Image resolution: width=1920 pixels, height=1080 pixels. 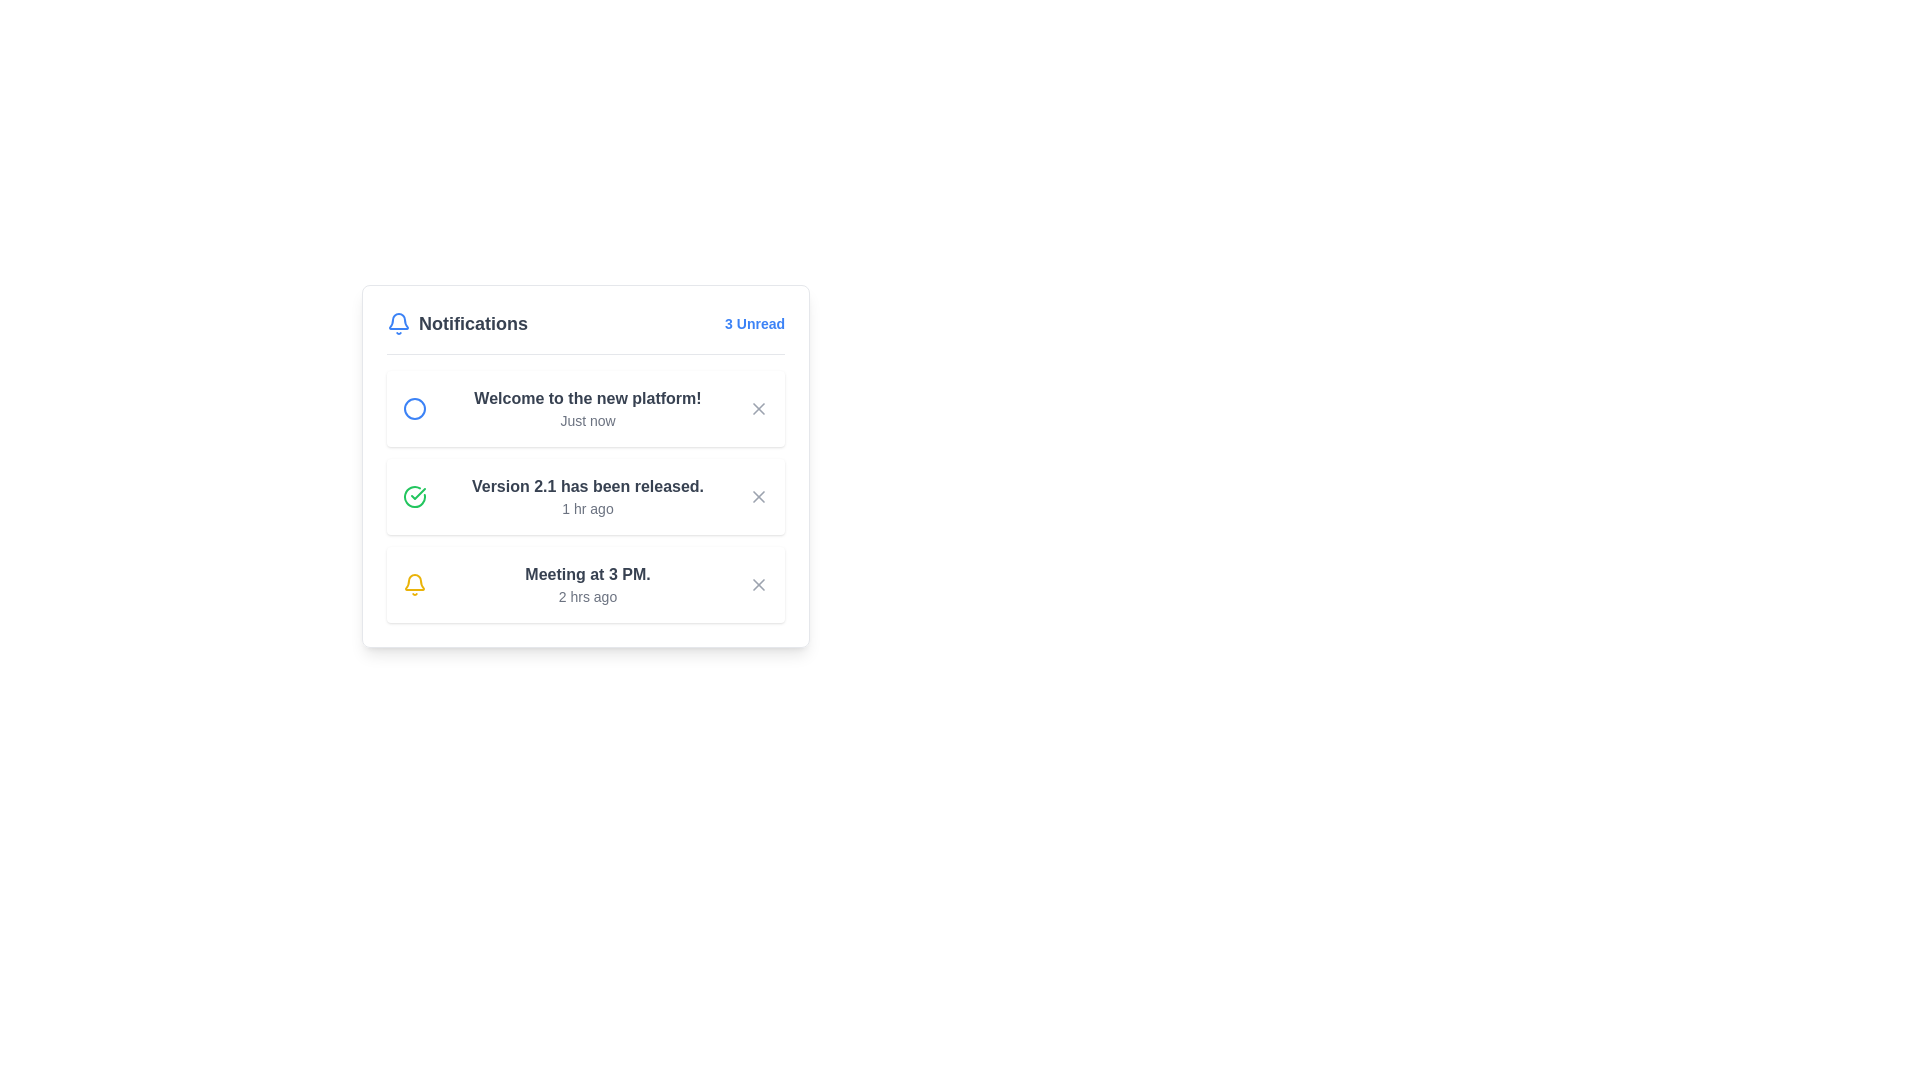 What do you see at coordinates (587, 596) in the screenshot?
I see `the Text Label that displays the relative time elapsed since the notification event occurred, located beneath the 'Meeting at 3 PM.' text in the notification card` at bounding box center [587, 596].